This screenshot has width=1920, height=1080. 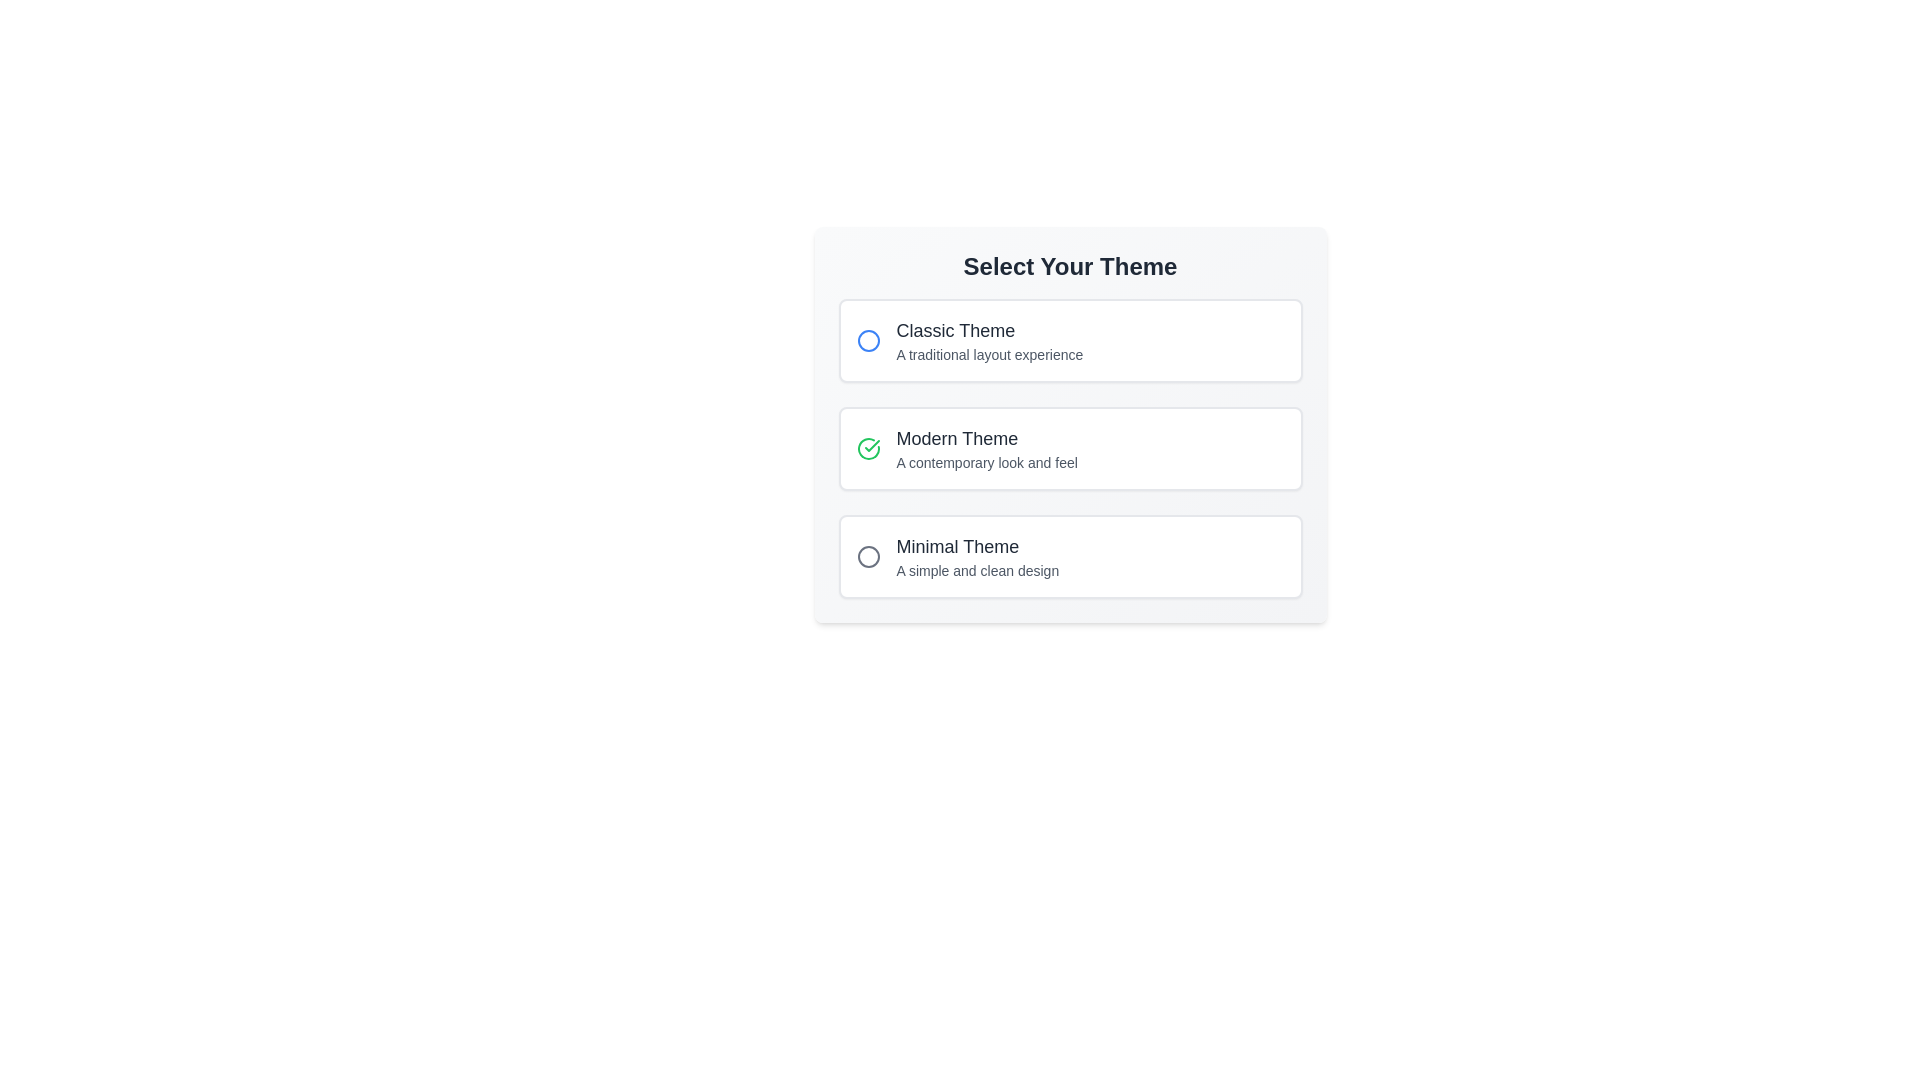 What do you see at coordinates (989, 353) in the screenshot?
I see `the text label that reads 'A traditional layout experience', which is styled in gray and positioned below the 'Classic Theme' title in the 'Select Your Theme' section` at bounding box center [989, 353].